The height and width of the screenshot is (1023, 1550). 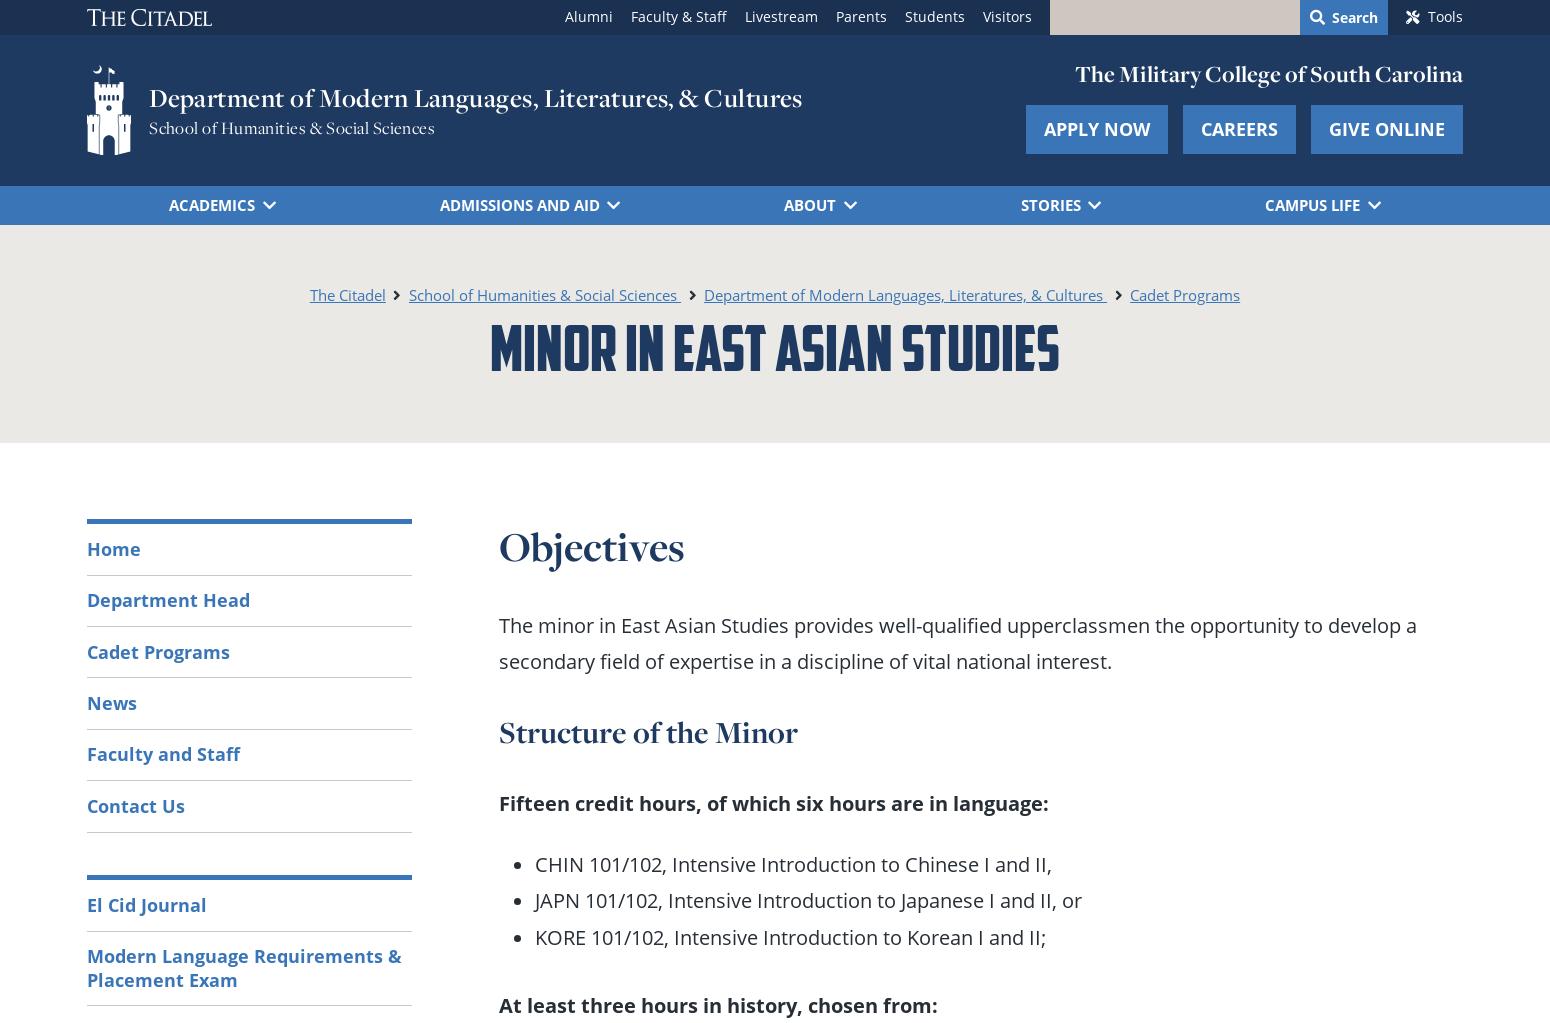 I want to click on 'Objectives', so click(x=497, y=545).